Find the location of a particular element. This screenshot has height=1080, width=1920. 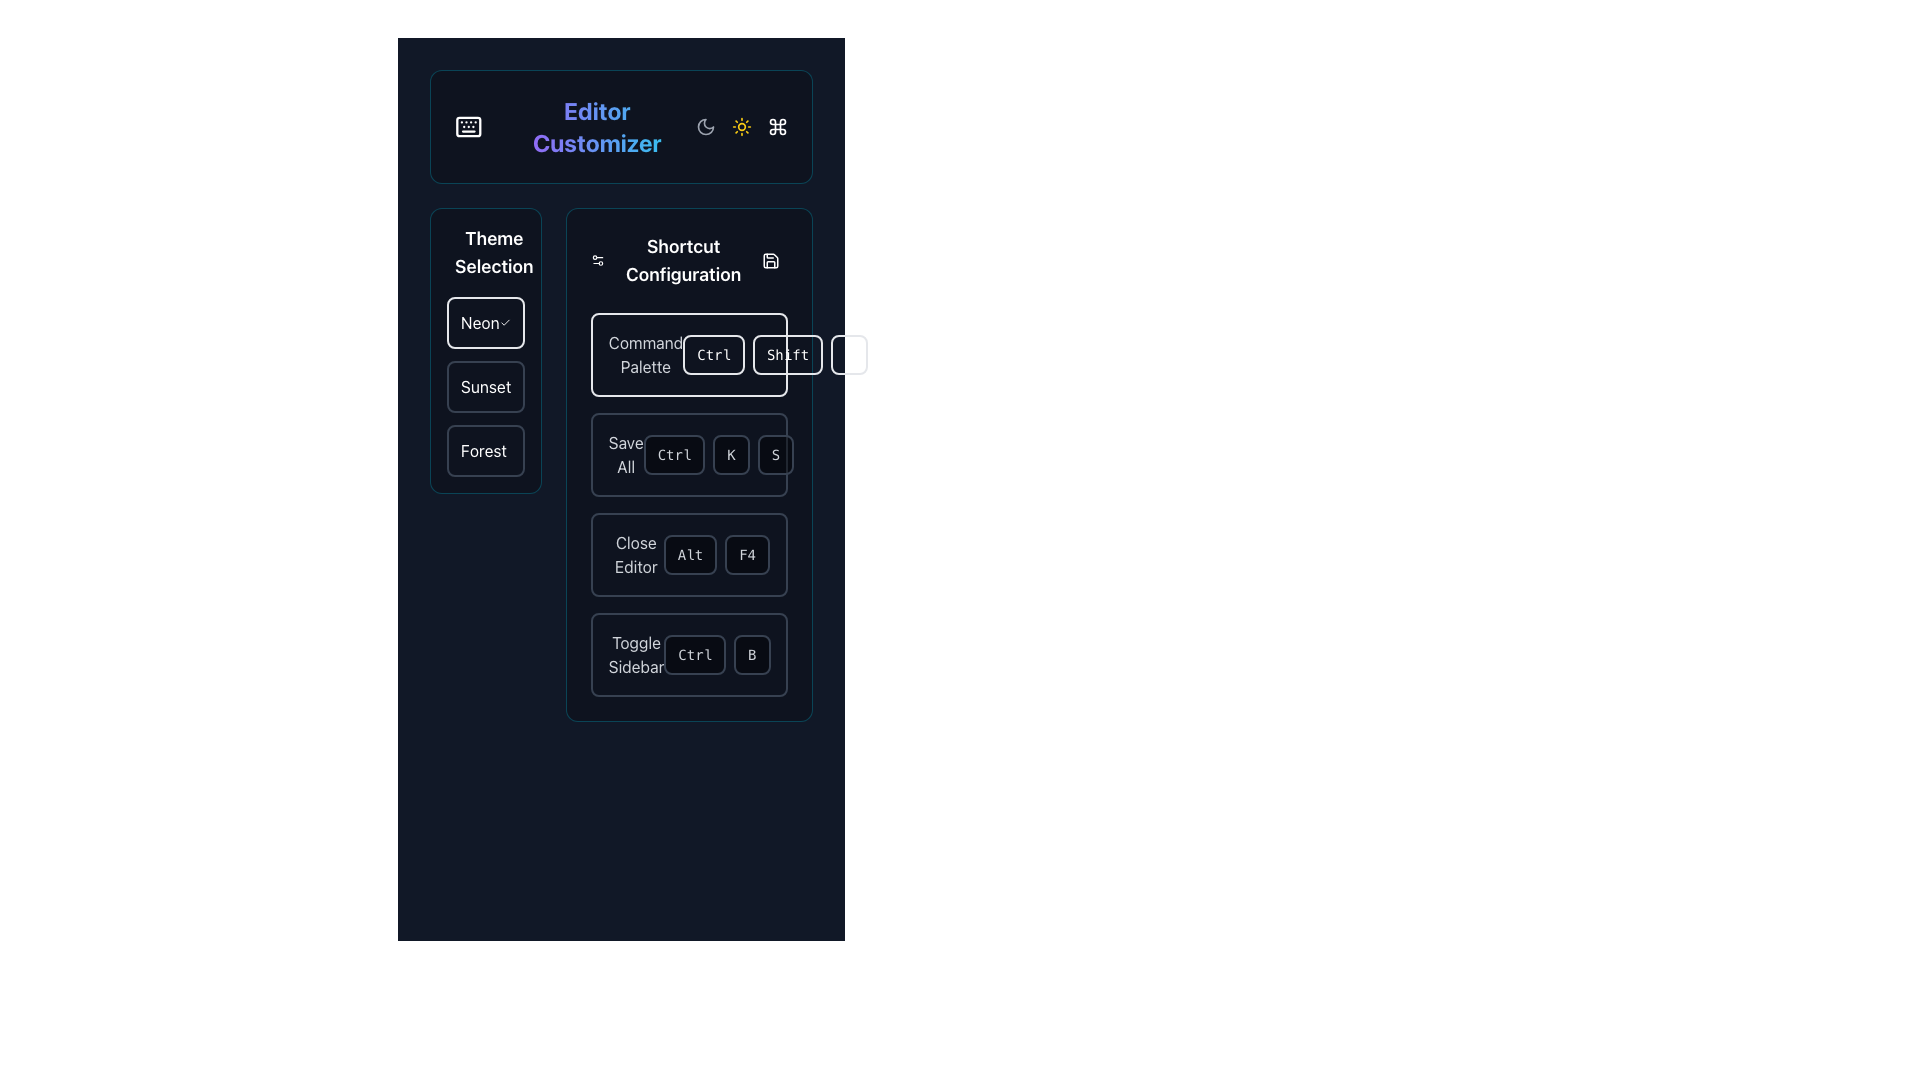

the button displaying the letter 'P' in the 'Shortcut Configuration' section, which has a semi-transparent cyan background and is the last button in a horizontal list is located at coordinates (849, 353).